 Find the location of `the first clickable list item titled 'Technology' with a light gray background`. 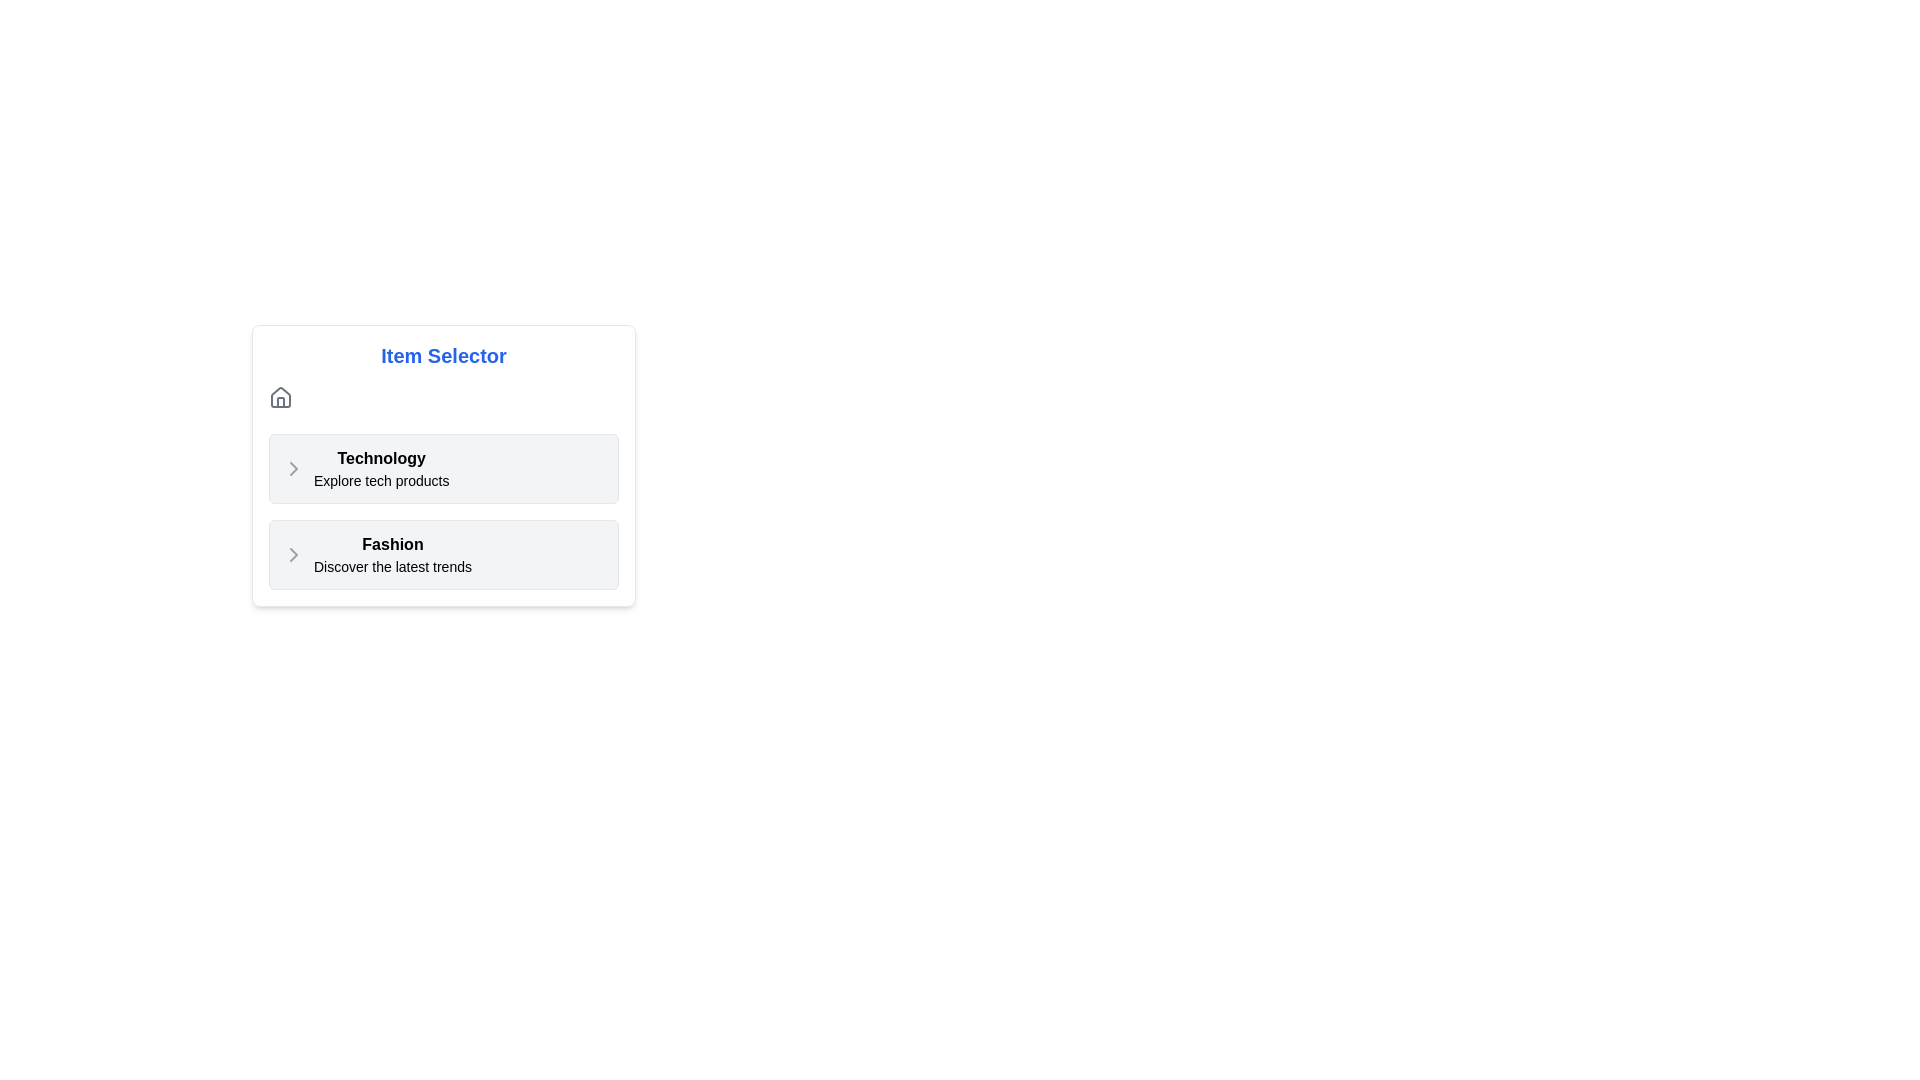

the first clickable list item titled 'Technology' with a light gray background is located at coordinates (443, 466).